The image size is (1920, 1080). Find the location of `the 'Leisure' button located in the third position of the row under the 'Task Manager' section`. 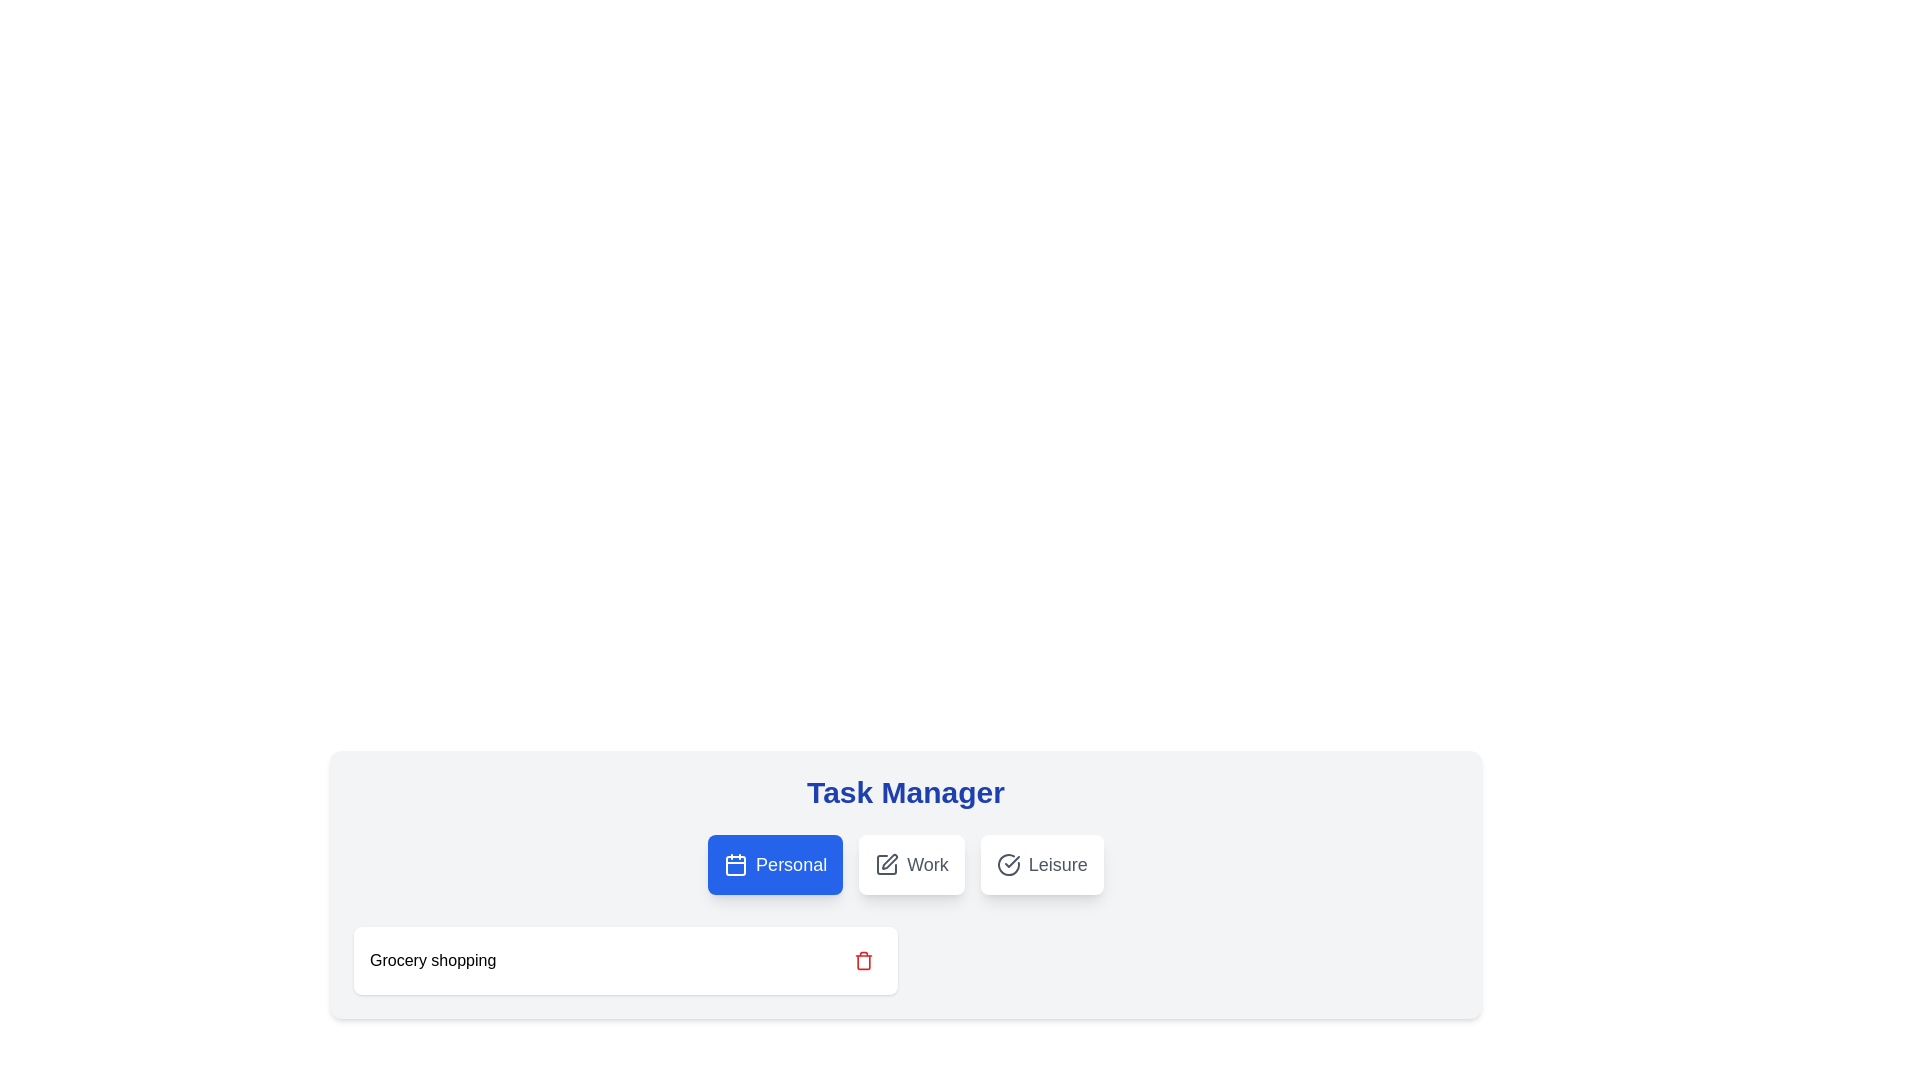

the 'Leisure' button located in the third position of the row under the 'Task Manager' section is located at coordinates (1041, 863).